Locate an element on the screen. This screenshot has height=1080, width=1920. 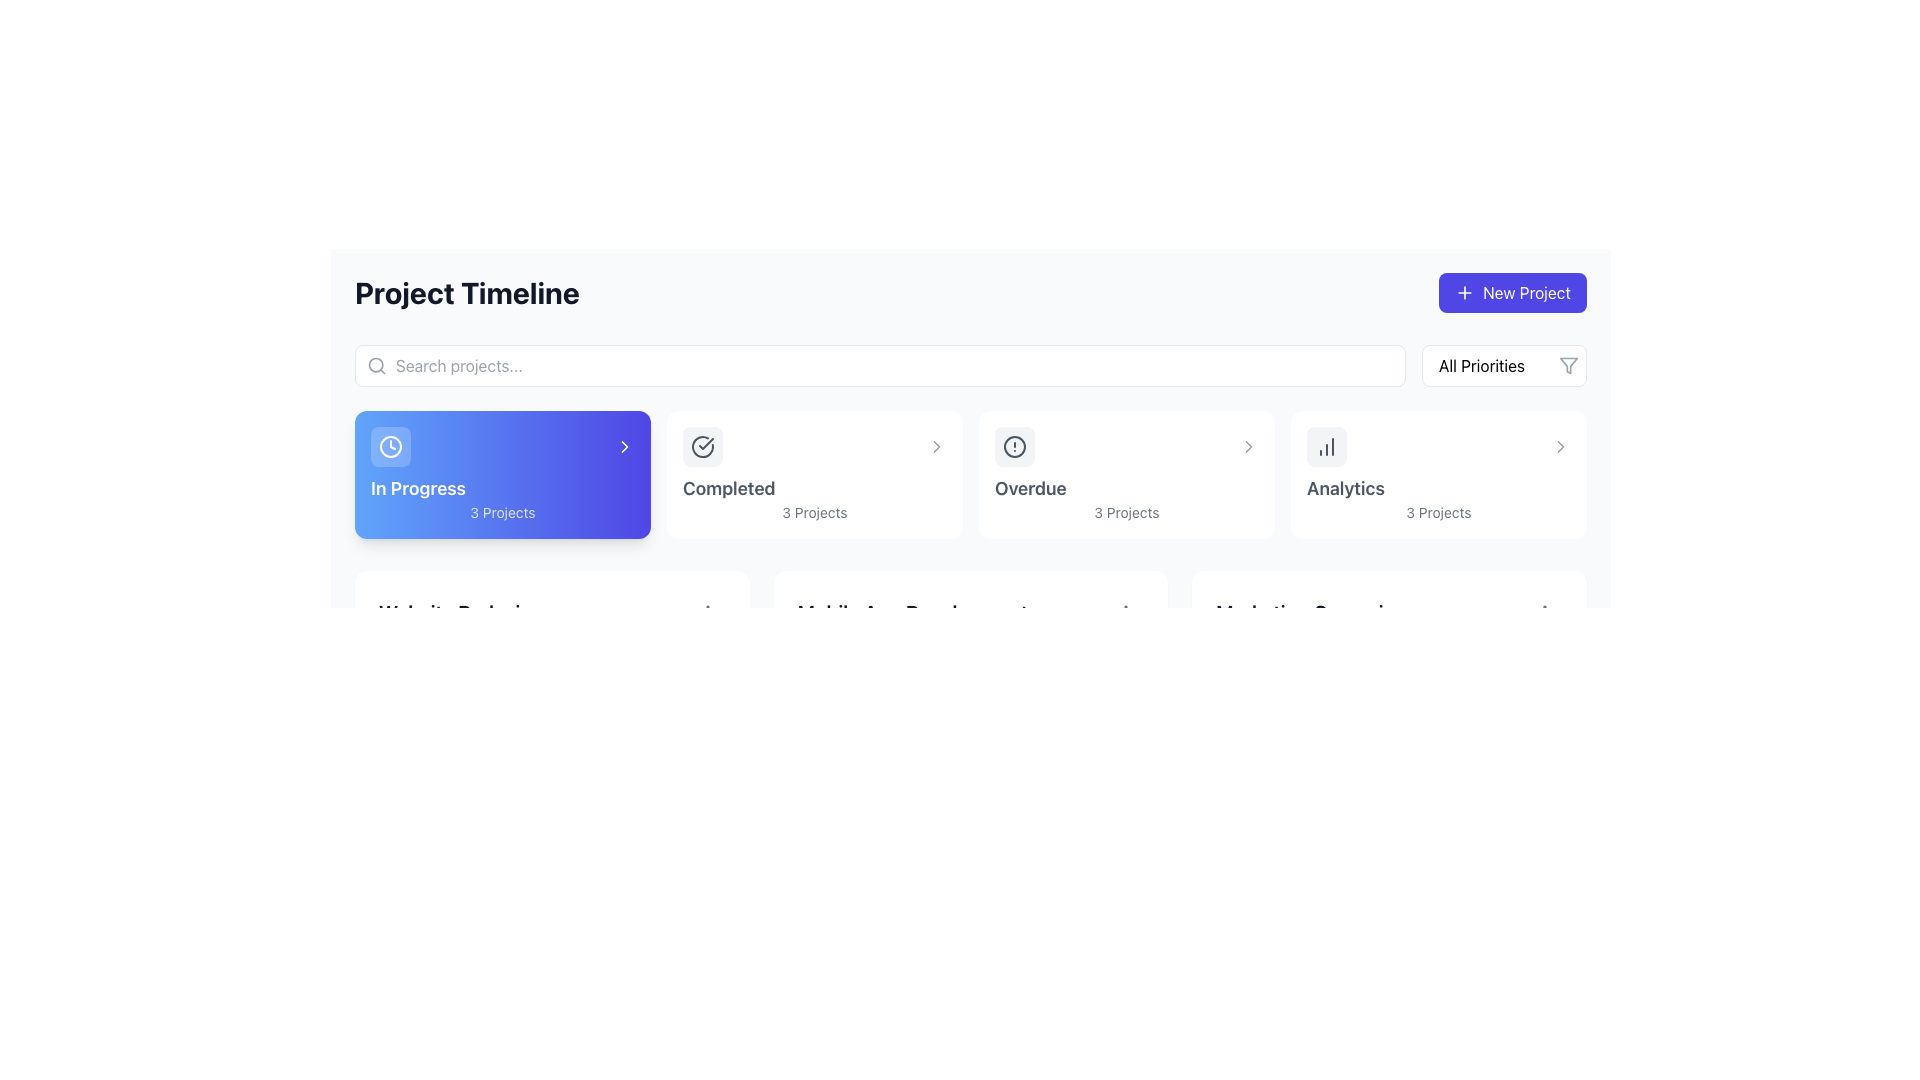
the category indicator or navigation shortcut within the 'Analytics' card located on the right side in the second row of interactive cards is located at coordinates (1438, 446).